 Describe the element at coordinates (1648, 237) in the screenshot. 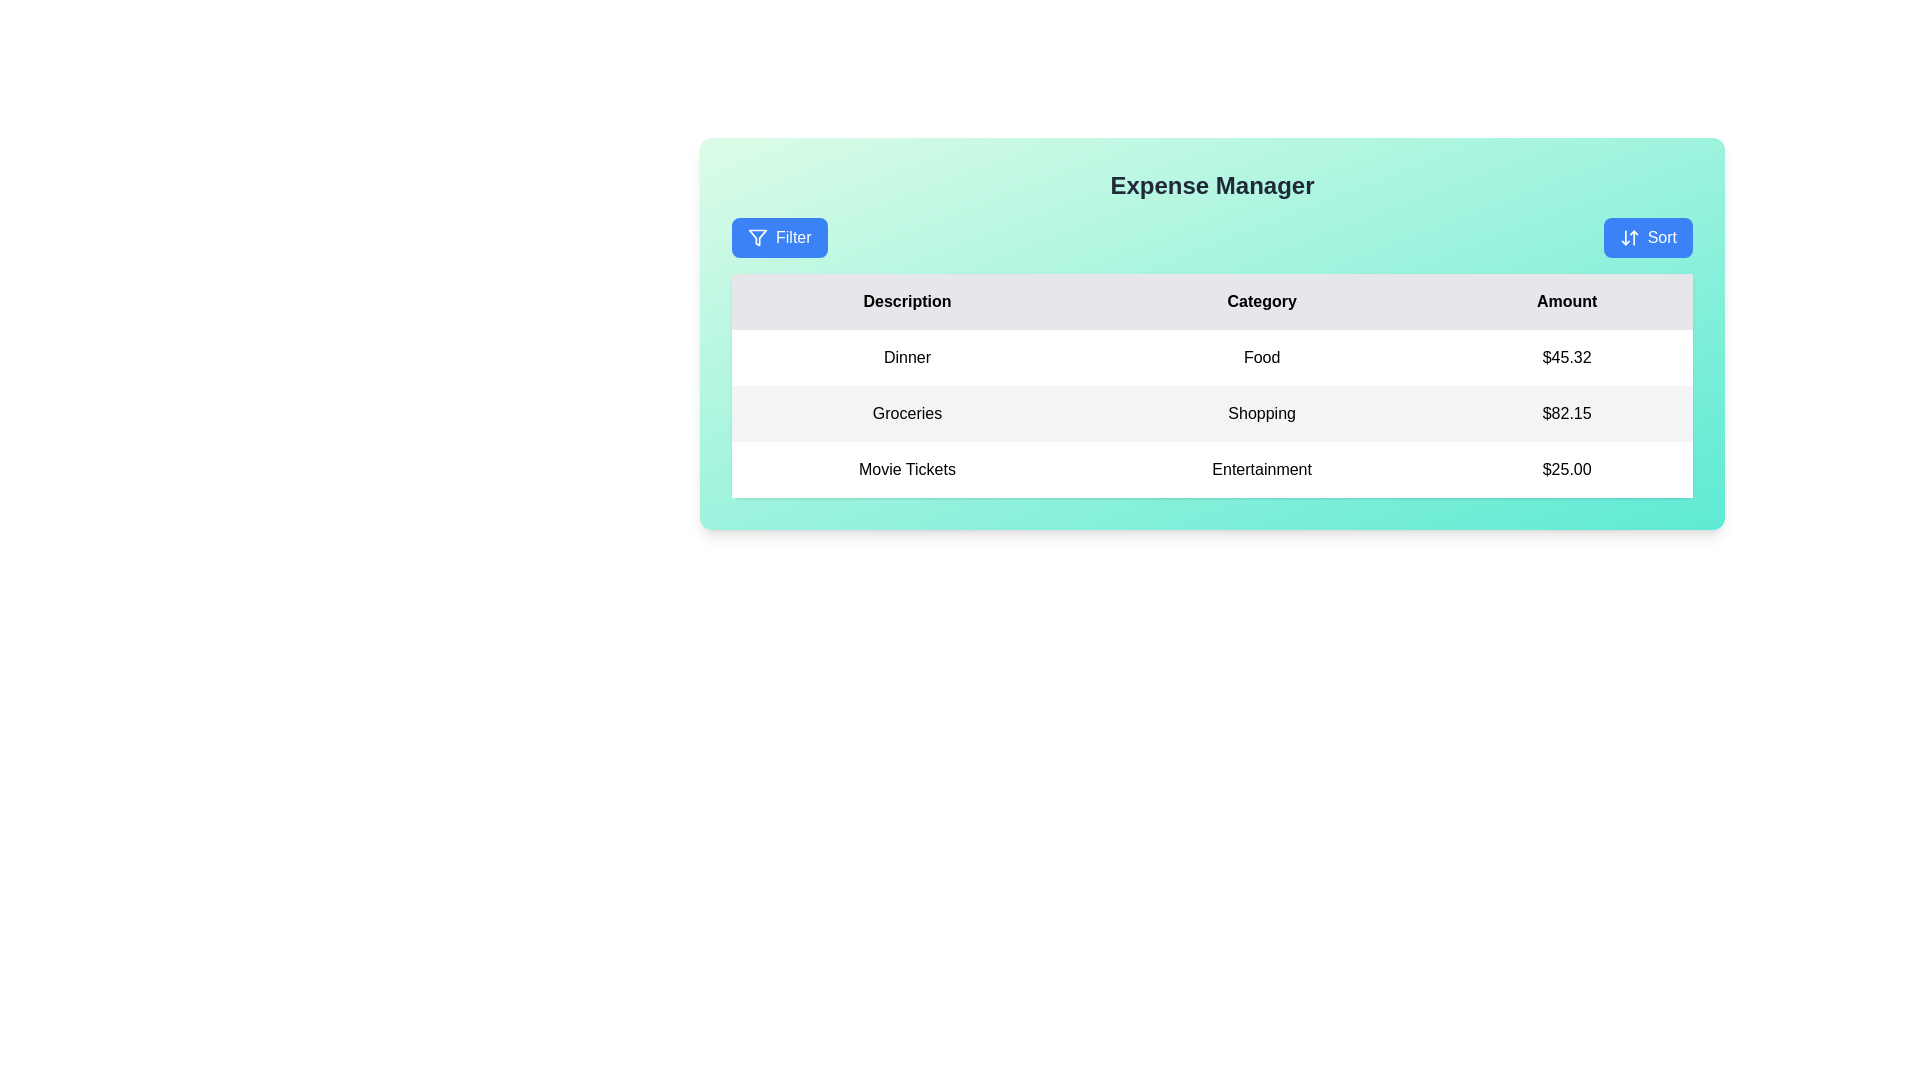

I see `the 'Sort' button, which is a rectangular button with a blue background and white text, located in the top right corner above the 'Expense Manager' title` at that location.